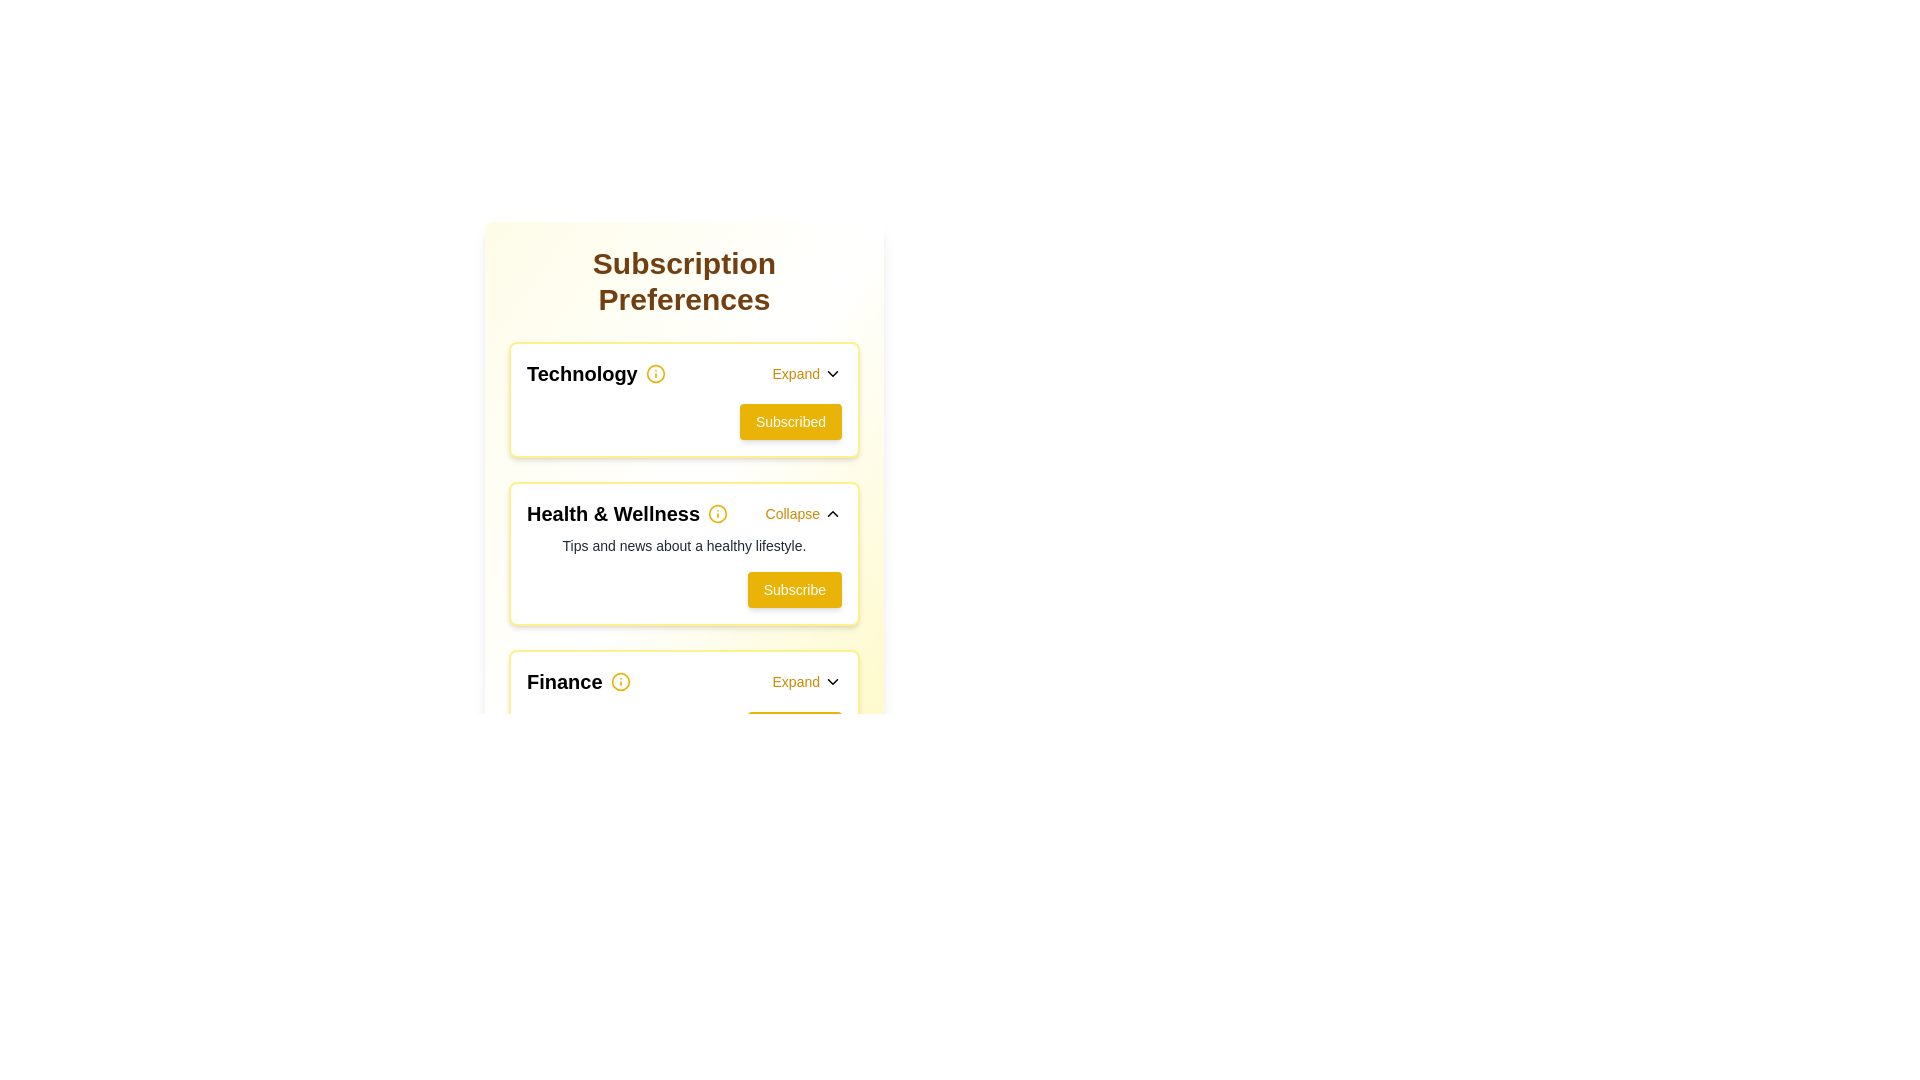 This screenshot has width=1920, height=1080. Describe the element at coordinates (612, 512) in the screenshot. I see `the 'Health & Wellness' text label located within the subscription preference card` at that location.